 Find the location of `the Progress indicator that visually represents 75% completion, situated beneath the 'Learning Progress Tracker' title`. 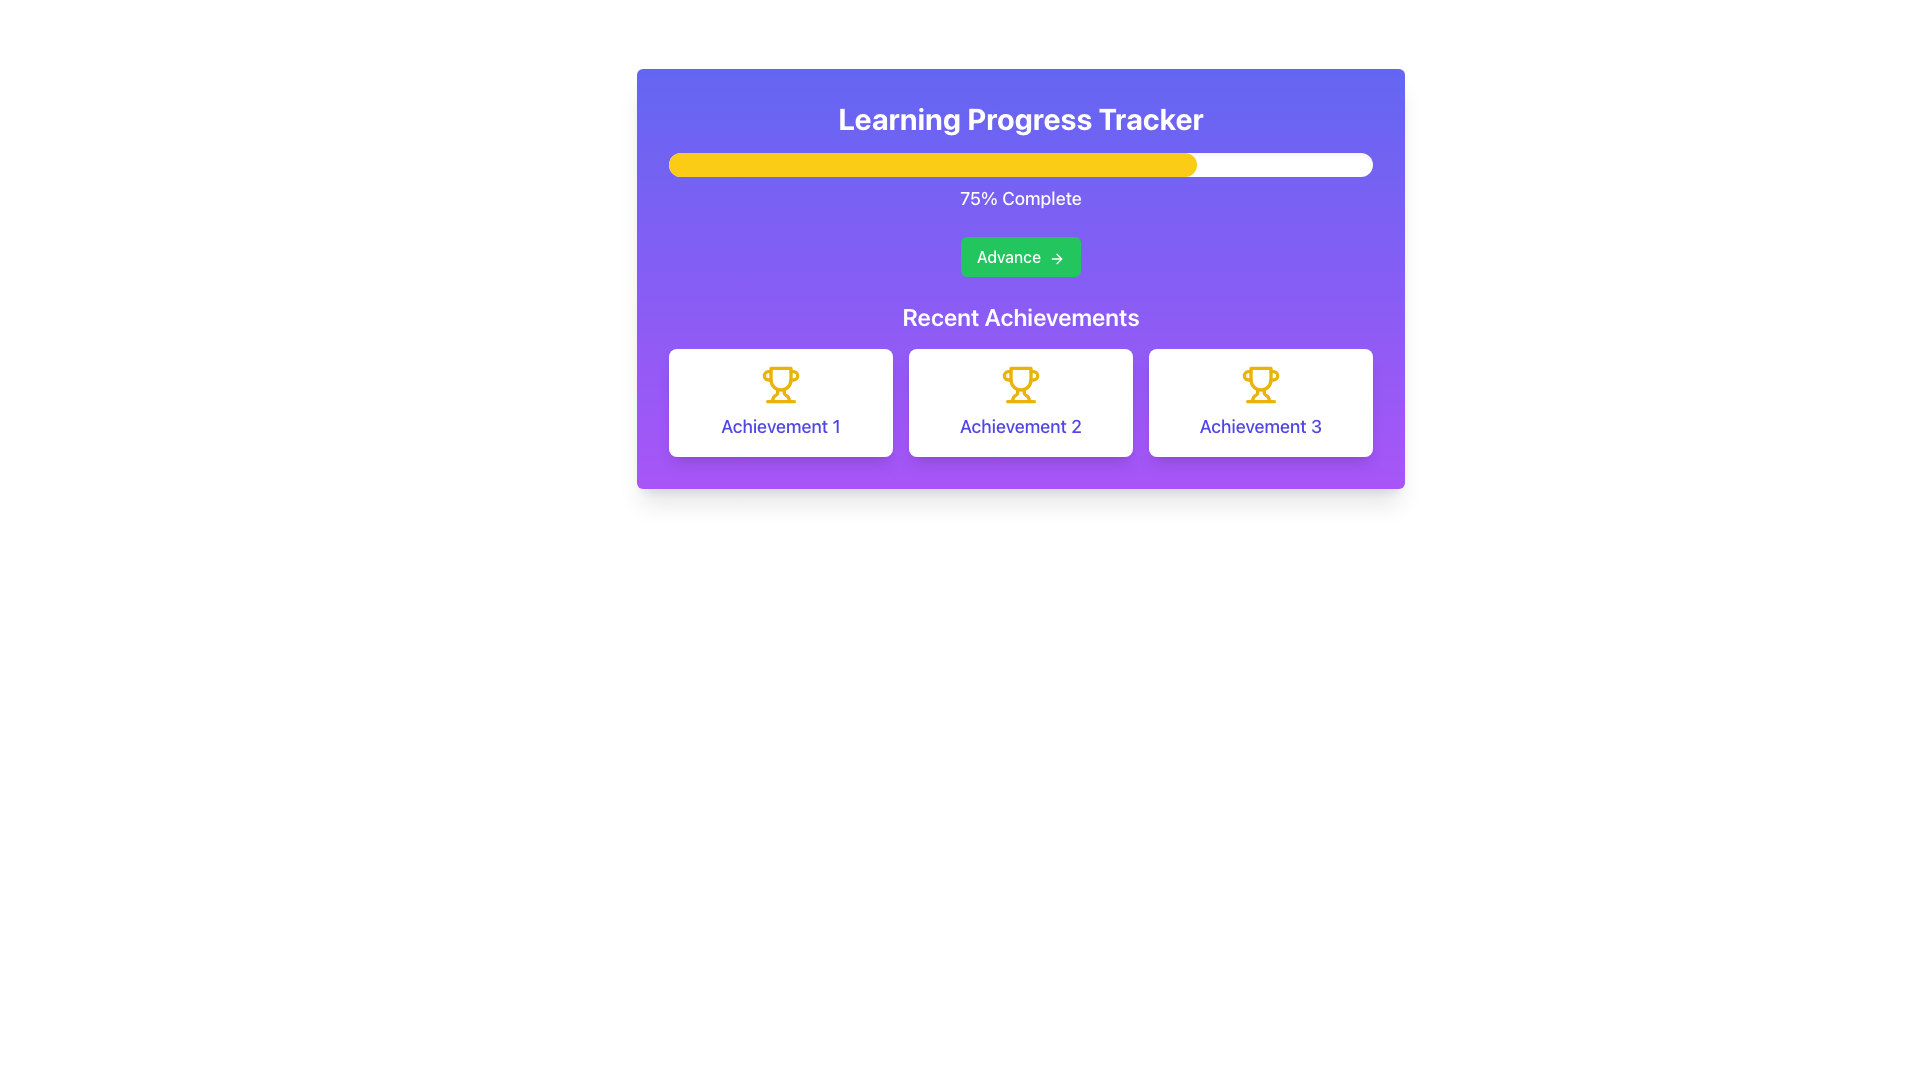

the Progress indicator that visually represents 75% completion, situated beneath the 'Learning Progress Tracker' title is located at coordinates (931, 164).